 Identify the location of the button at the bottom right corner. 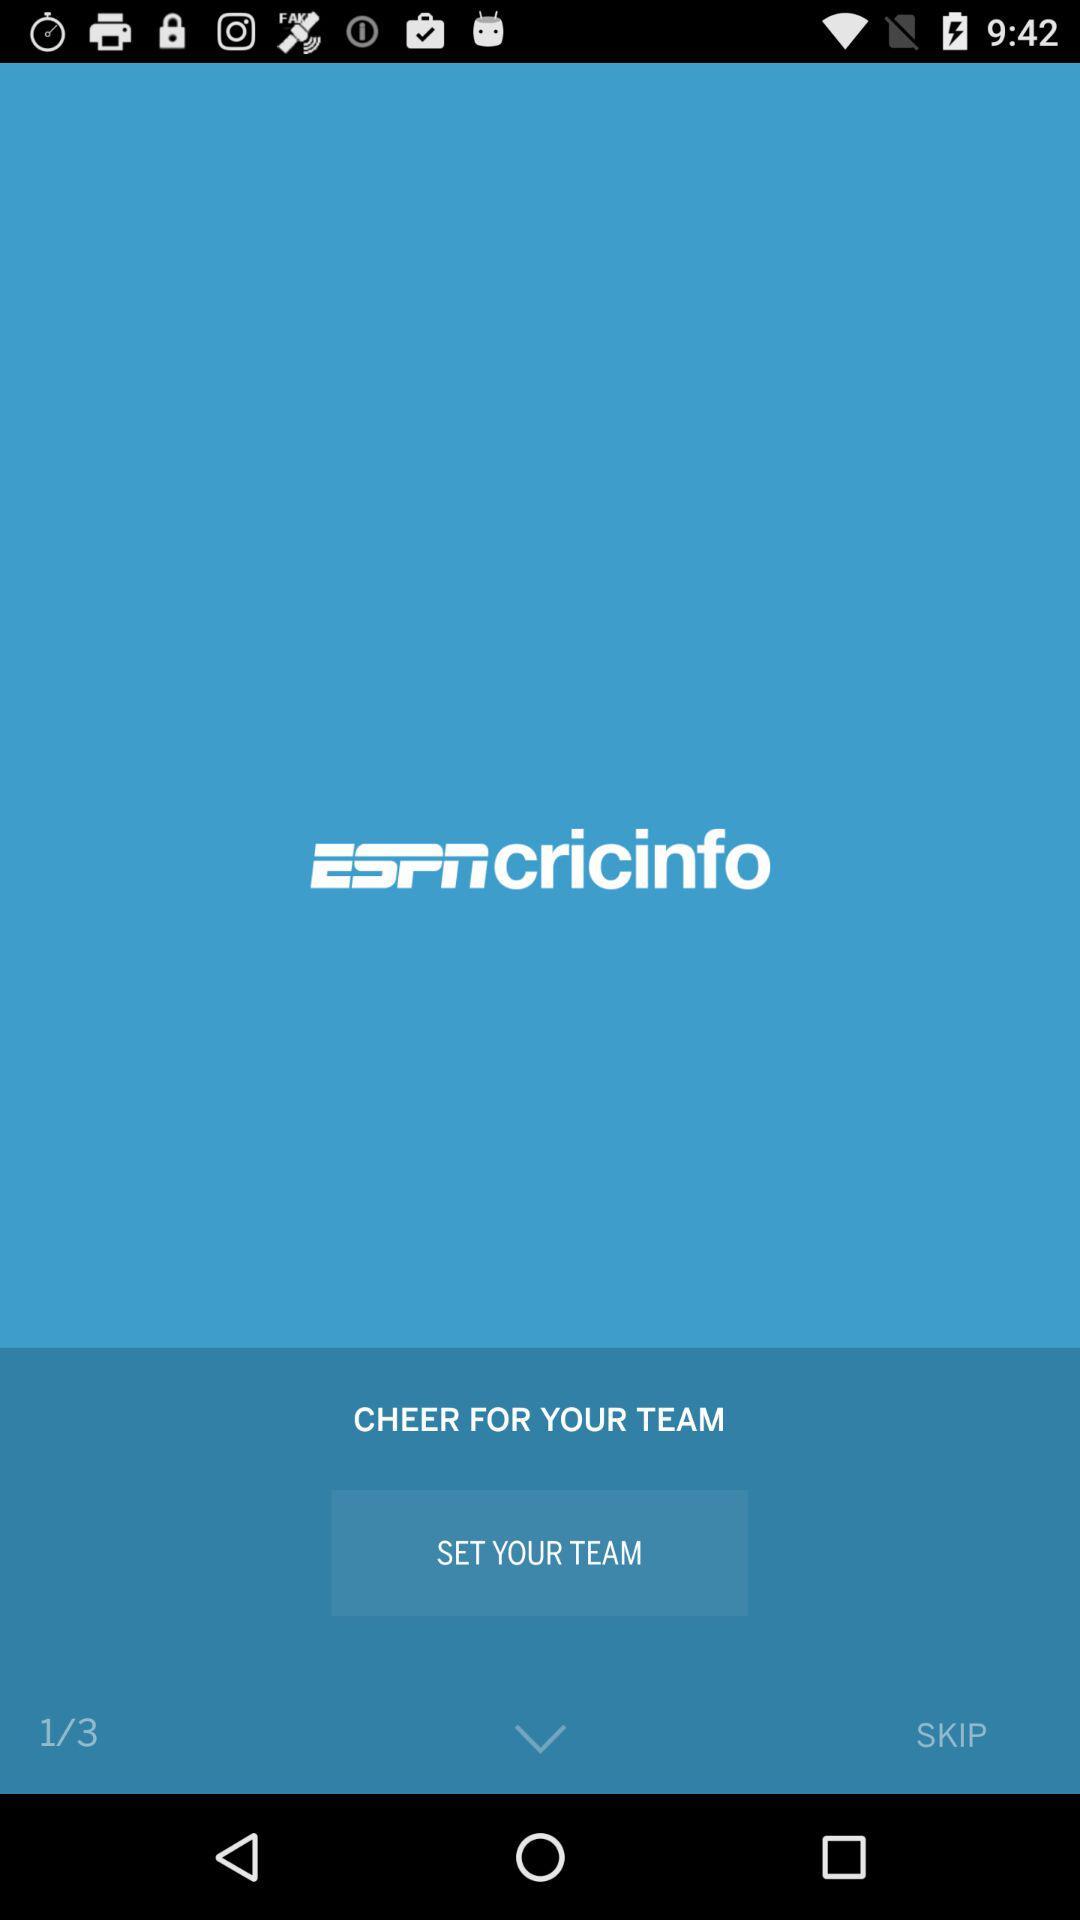
(950, 1733).